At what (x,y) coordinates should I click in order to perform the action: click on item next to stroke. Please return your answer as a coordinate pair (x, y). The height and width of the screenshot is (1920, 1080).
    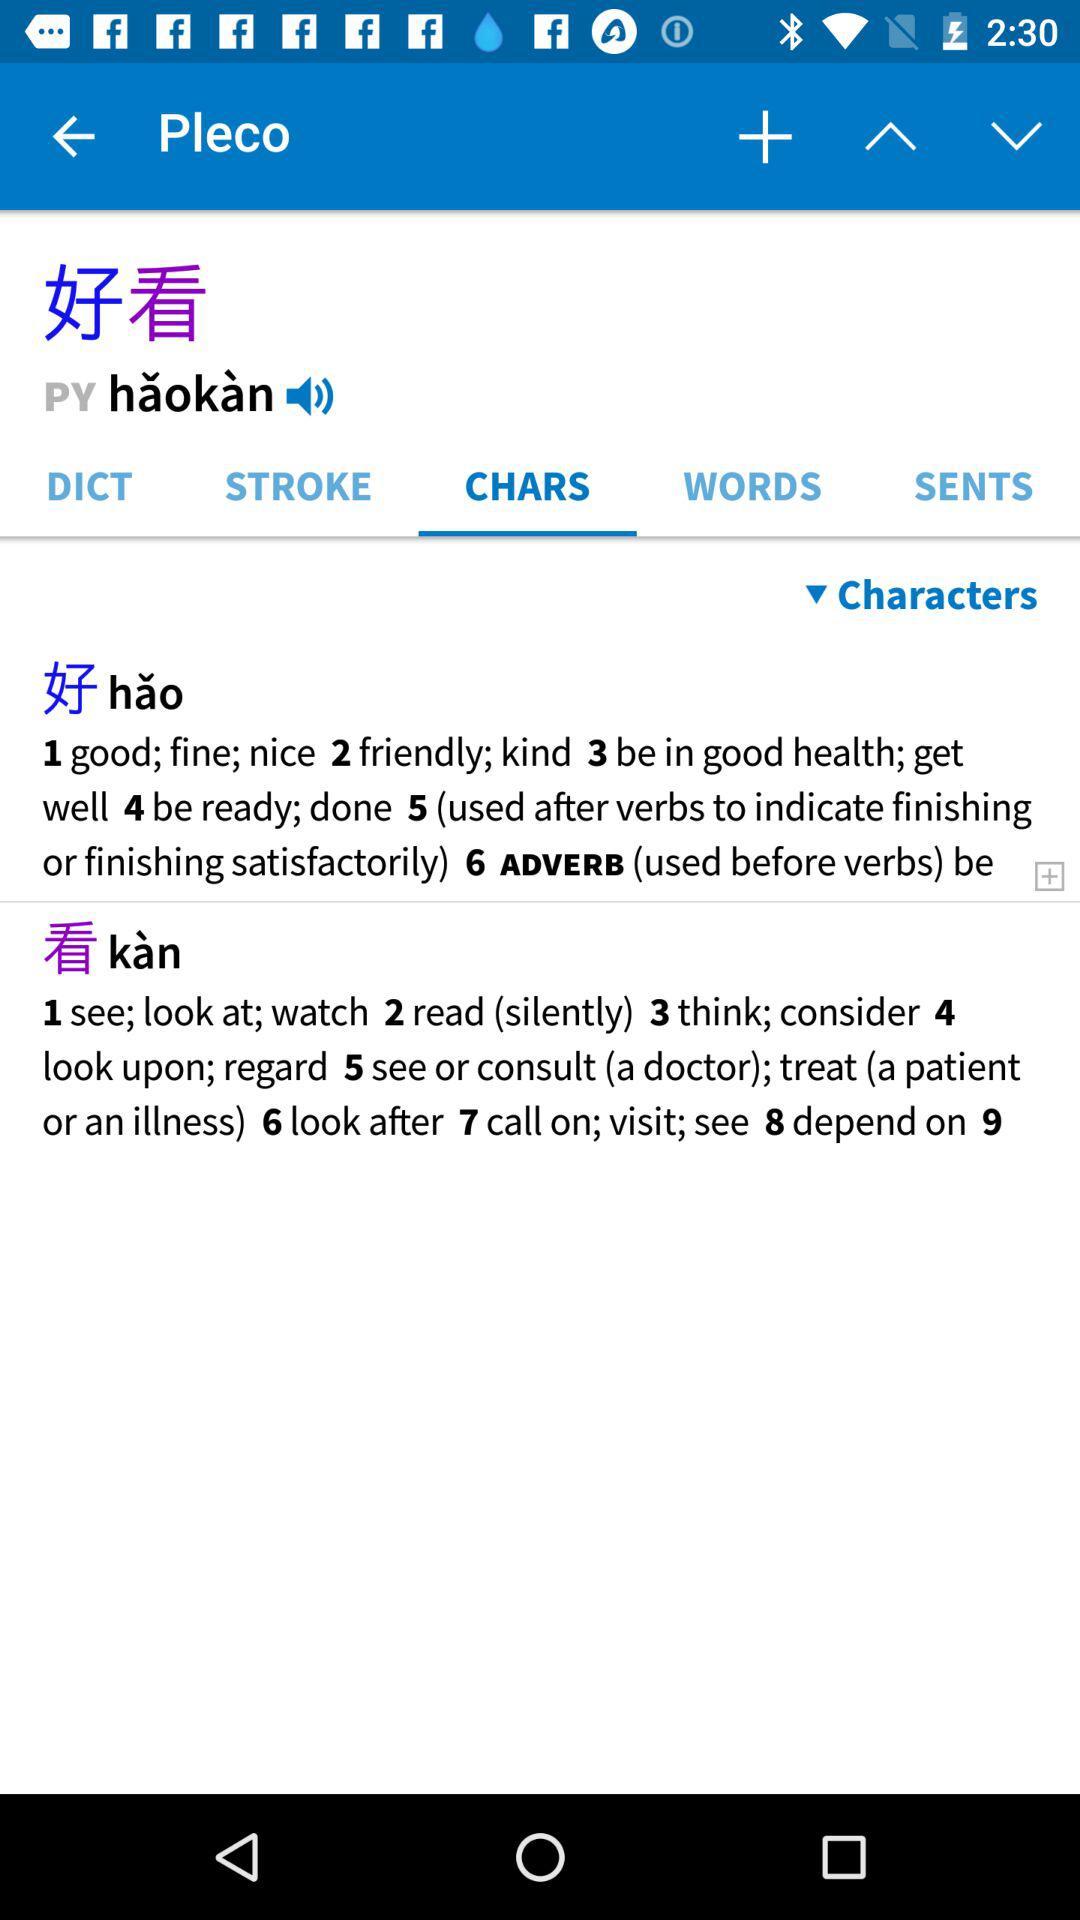
    Looking at the image, I should click on (88, 483).